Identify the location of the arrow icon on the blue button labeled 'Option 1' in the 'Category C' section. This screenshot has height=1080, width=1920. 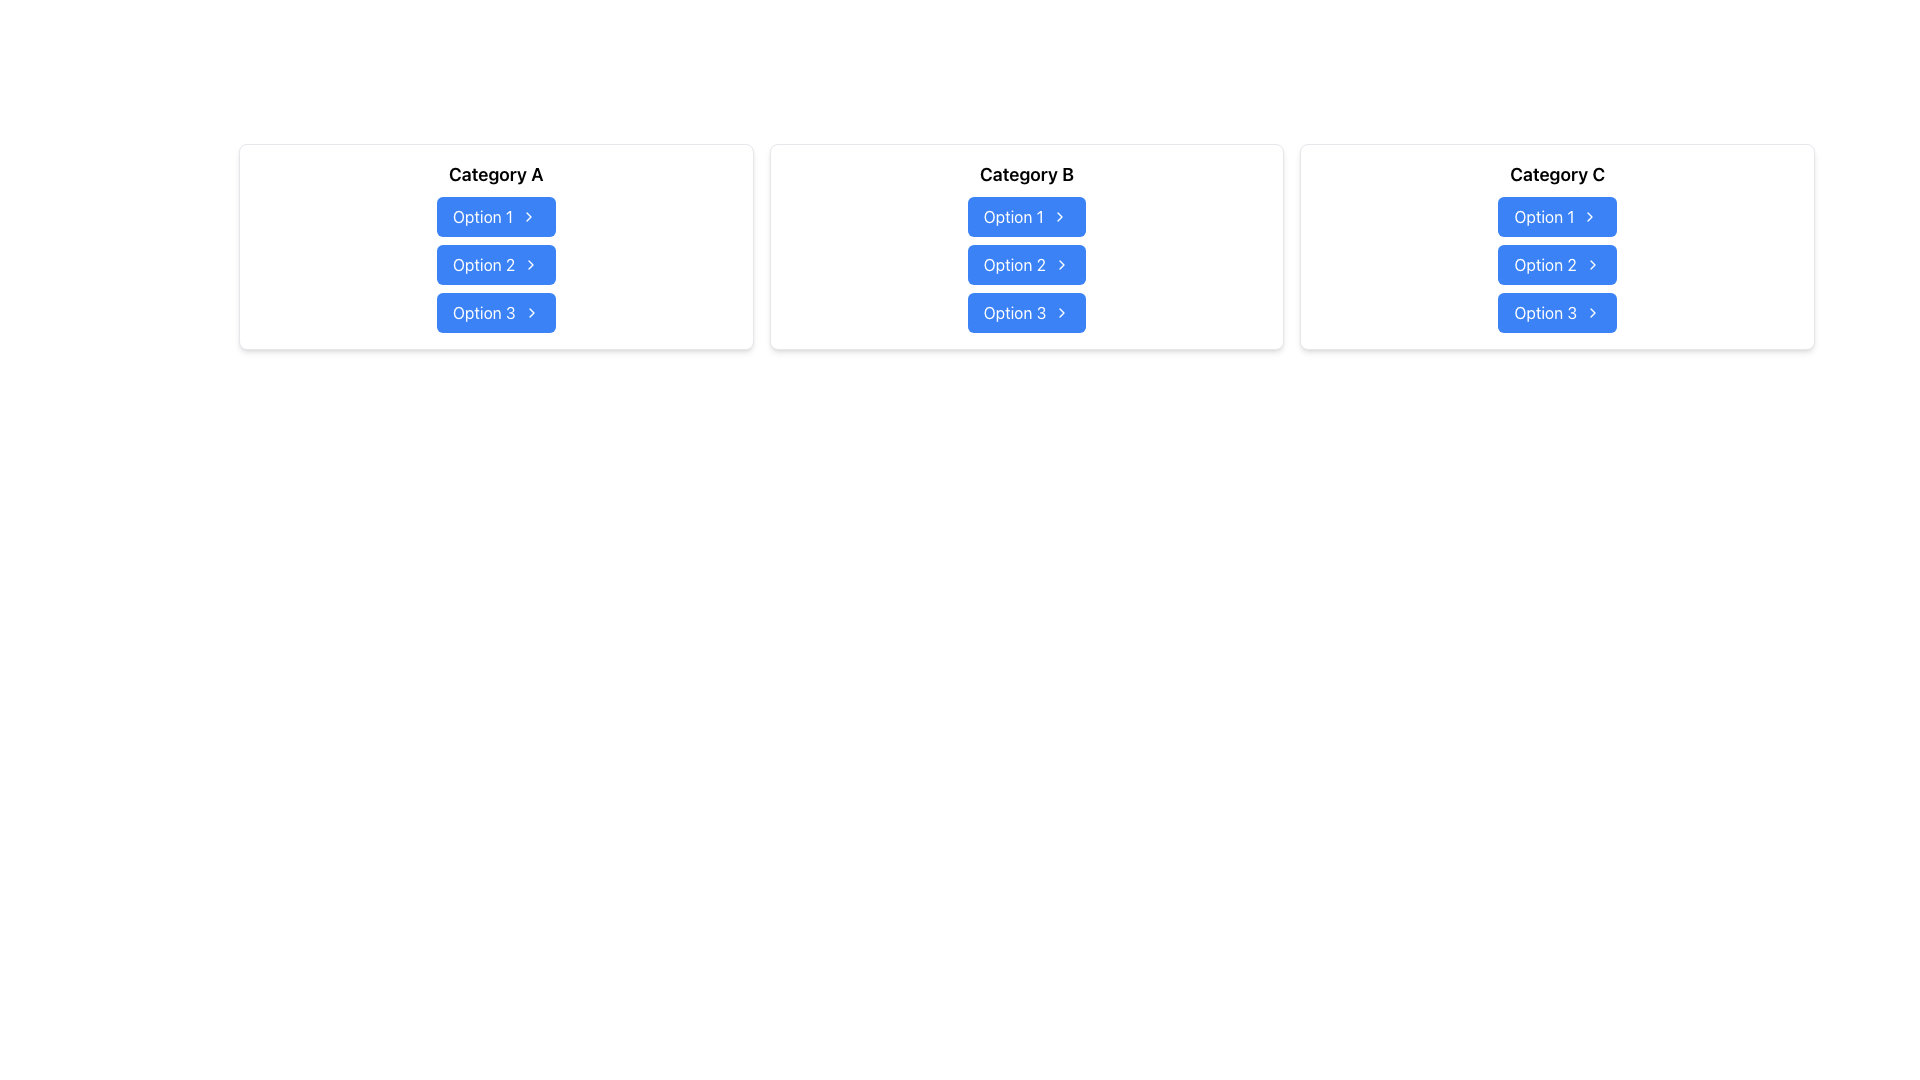
(1589, 216).